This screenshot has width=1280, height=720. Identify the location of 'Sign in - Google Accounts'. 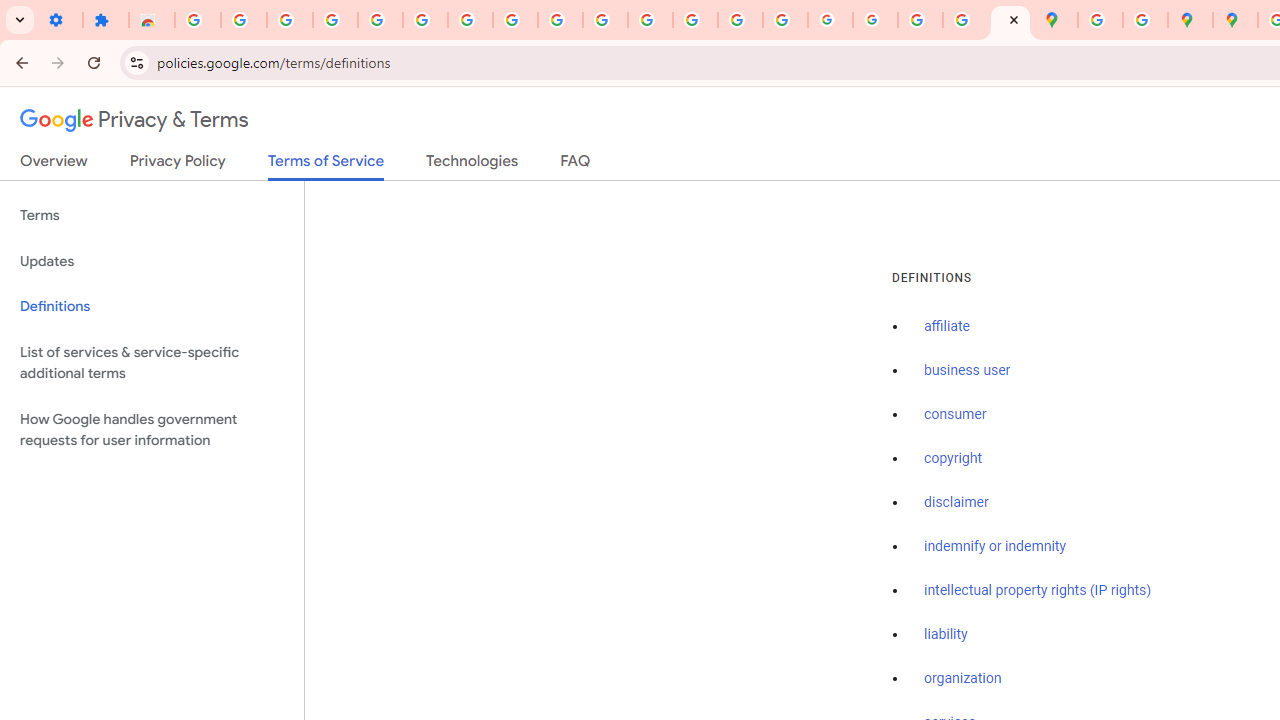
(424, 20).